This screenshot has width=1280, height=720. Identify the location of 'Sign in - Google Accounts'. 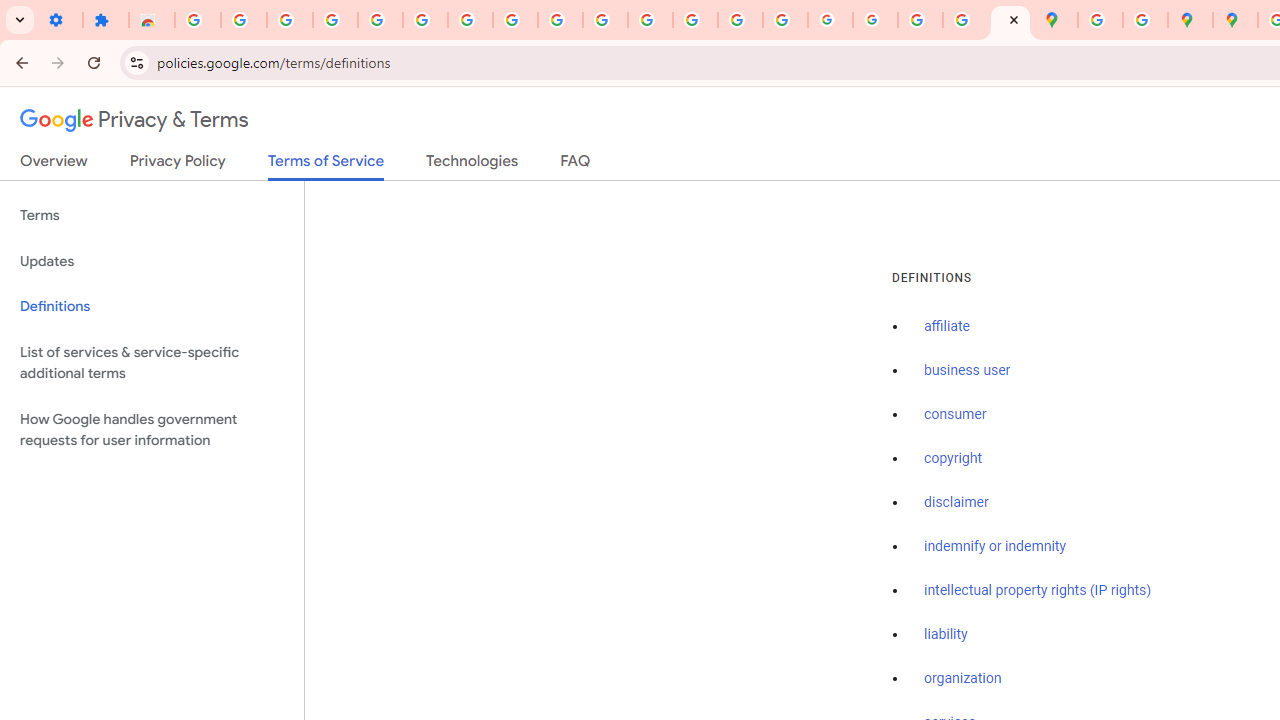
(424, 20).